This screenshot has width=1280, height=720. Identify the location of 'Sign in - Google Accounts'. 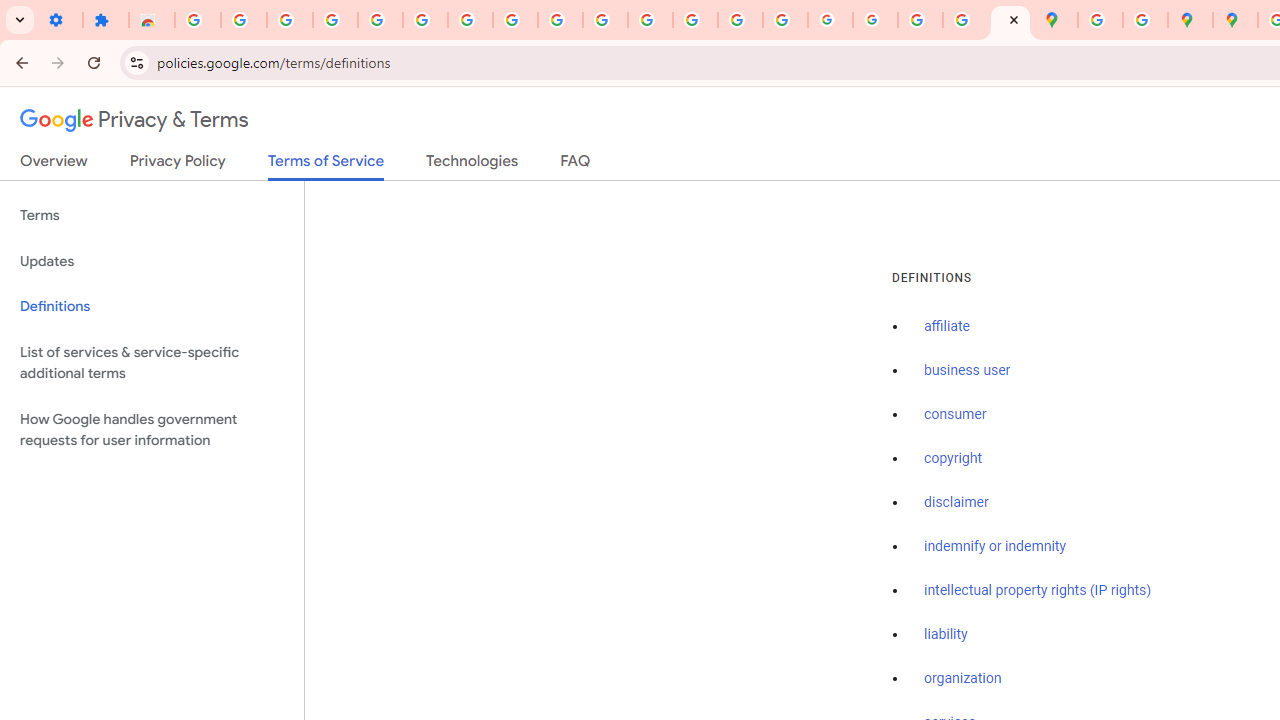
(424, 20).